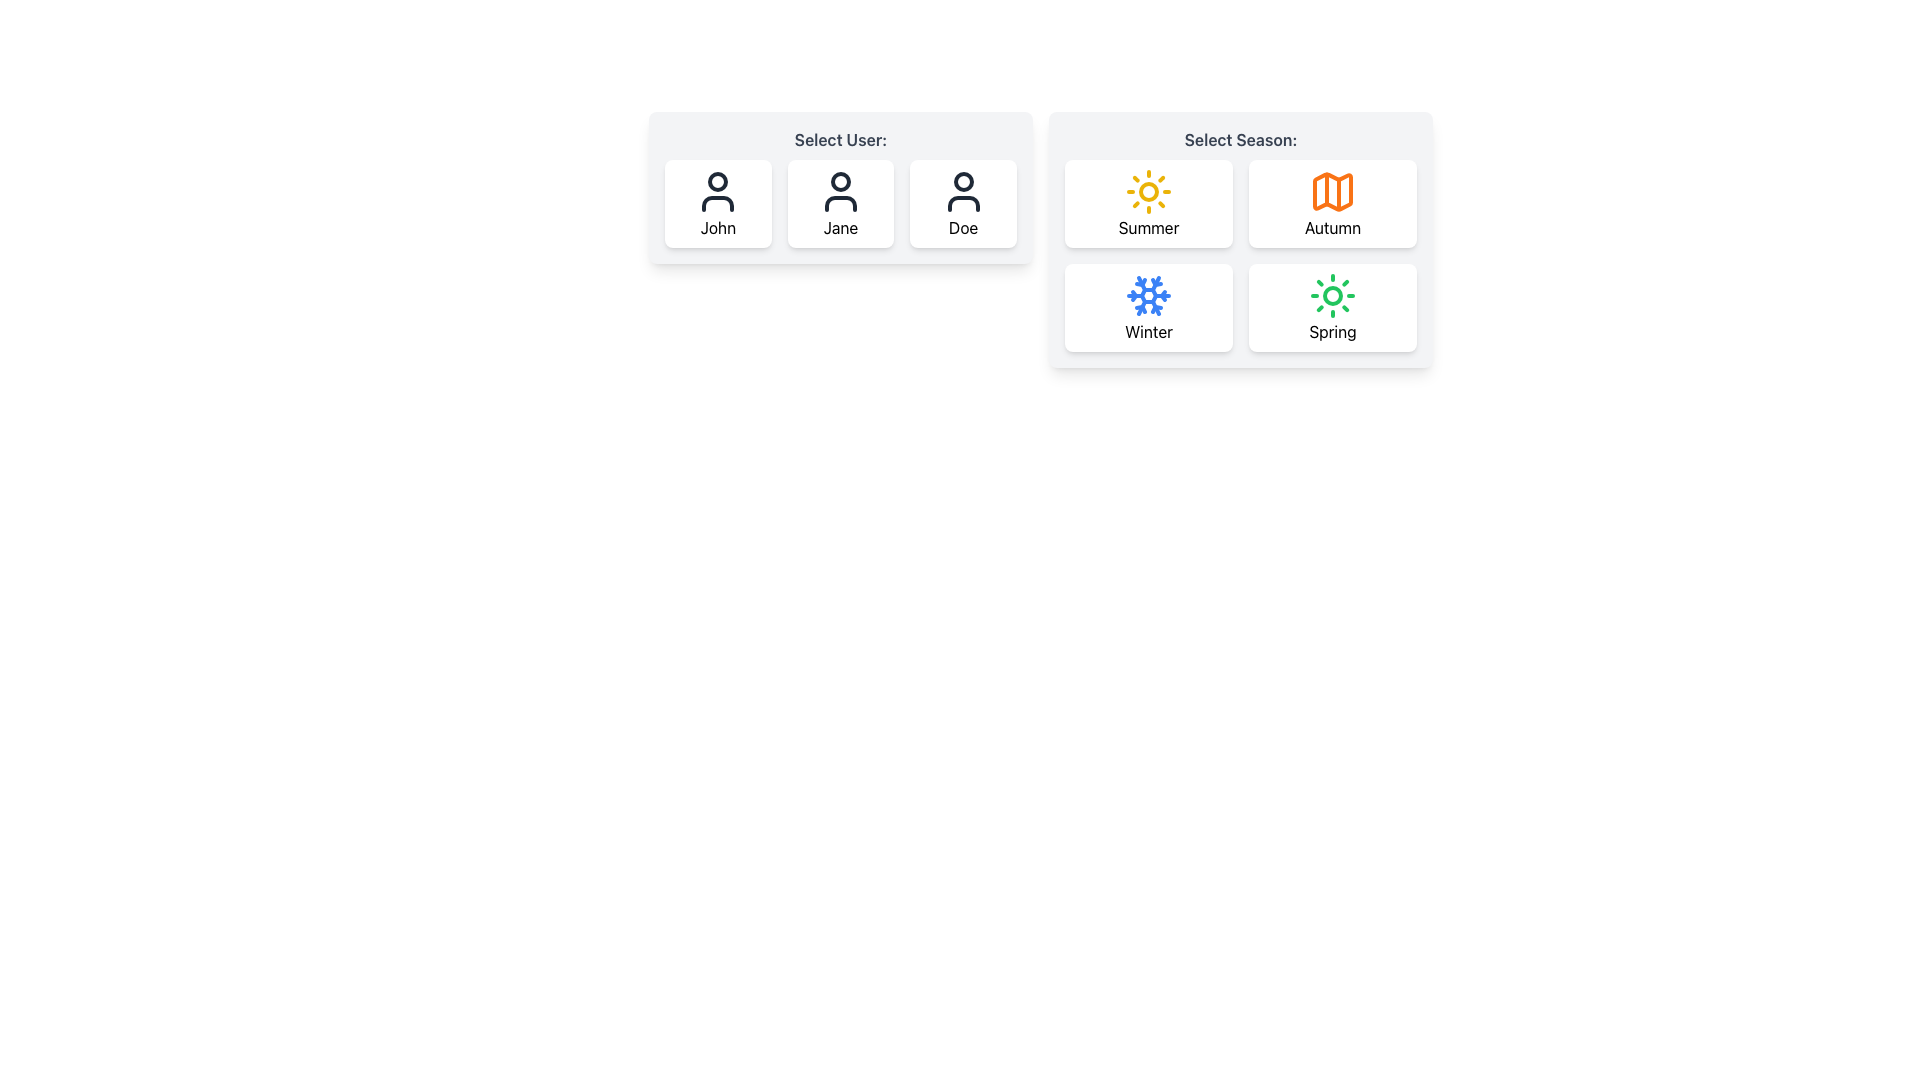 This screenshot has width=1920, height=1080. I want to click on the 'John' user selection icon located in the 'Select User:' section, positioned at the top-center of the 'John' selection card, directly above the text label 'John', so click(718, 192).